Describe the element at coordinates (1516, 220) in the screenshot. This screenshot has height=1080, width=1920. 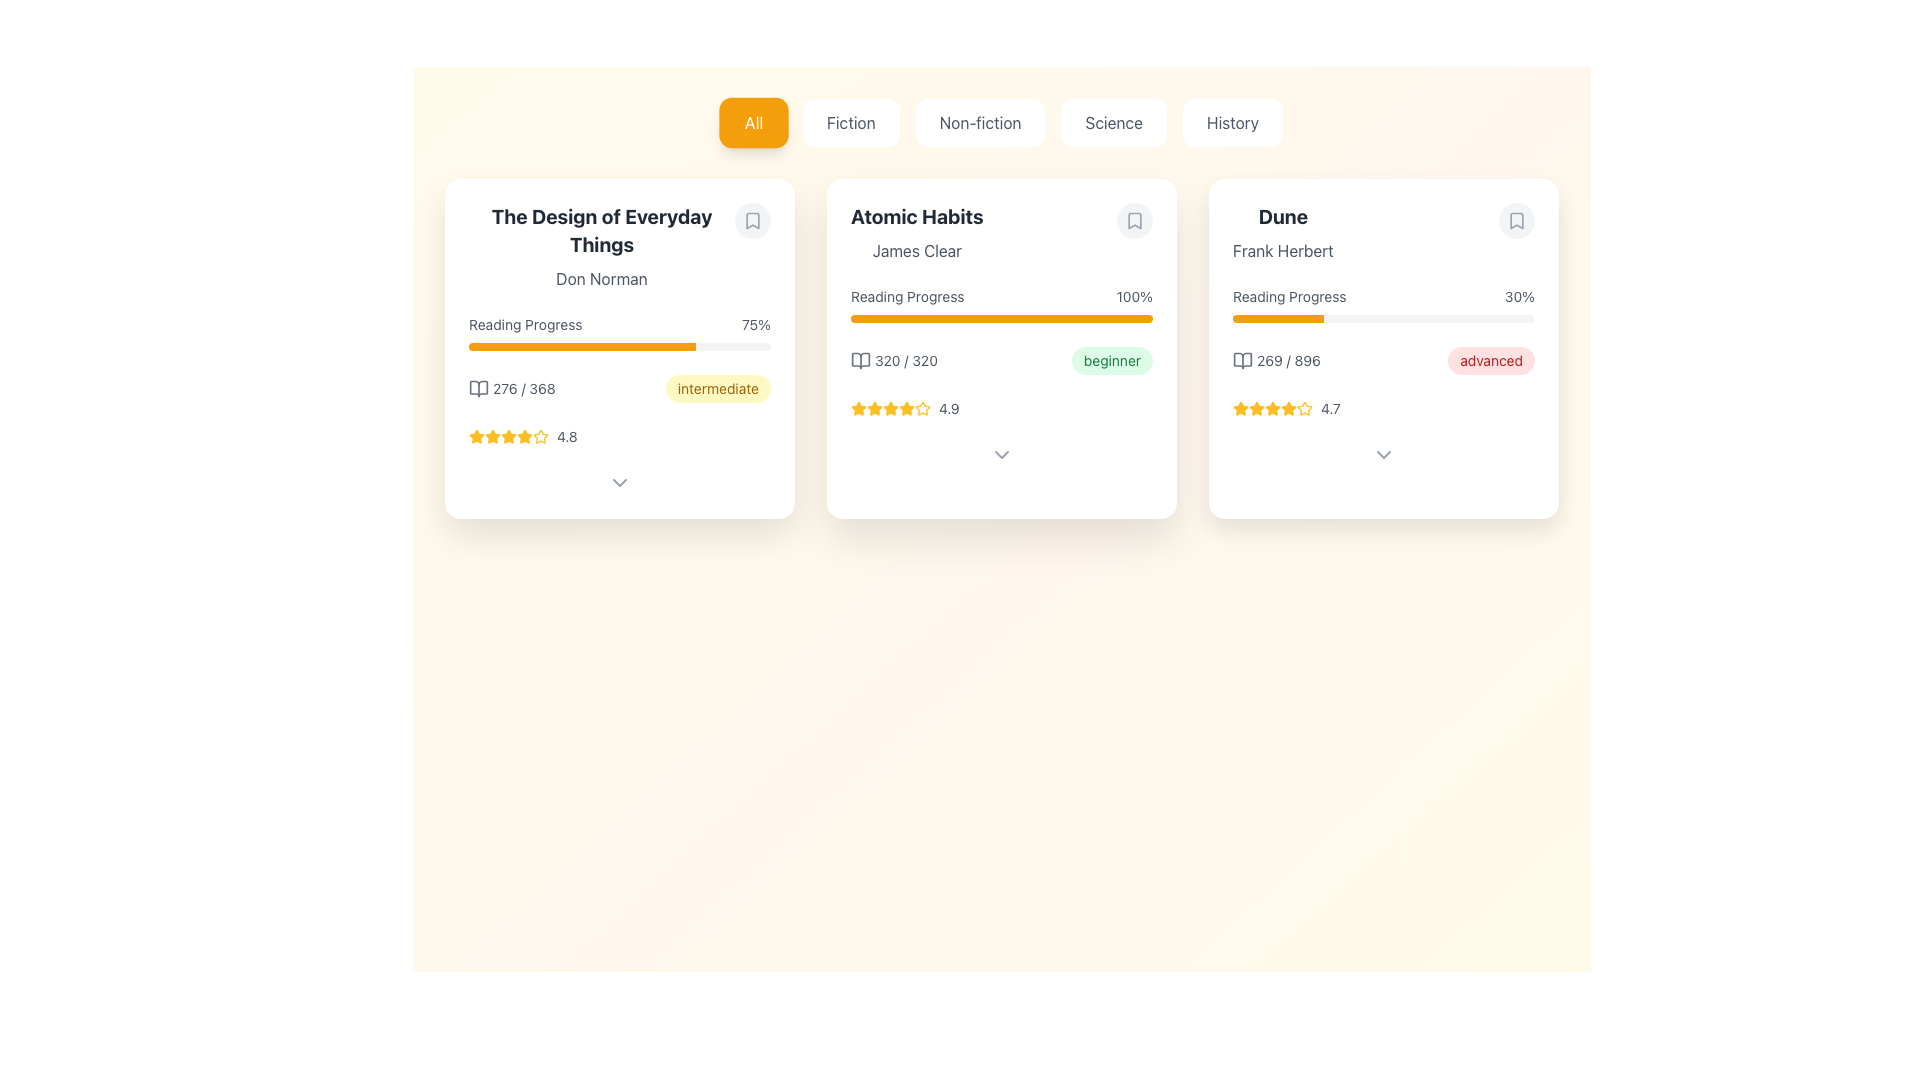
I see `the bookmark icon button located in the top-right corner of the 'Dune' card` at that location.